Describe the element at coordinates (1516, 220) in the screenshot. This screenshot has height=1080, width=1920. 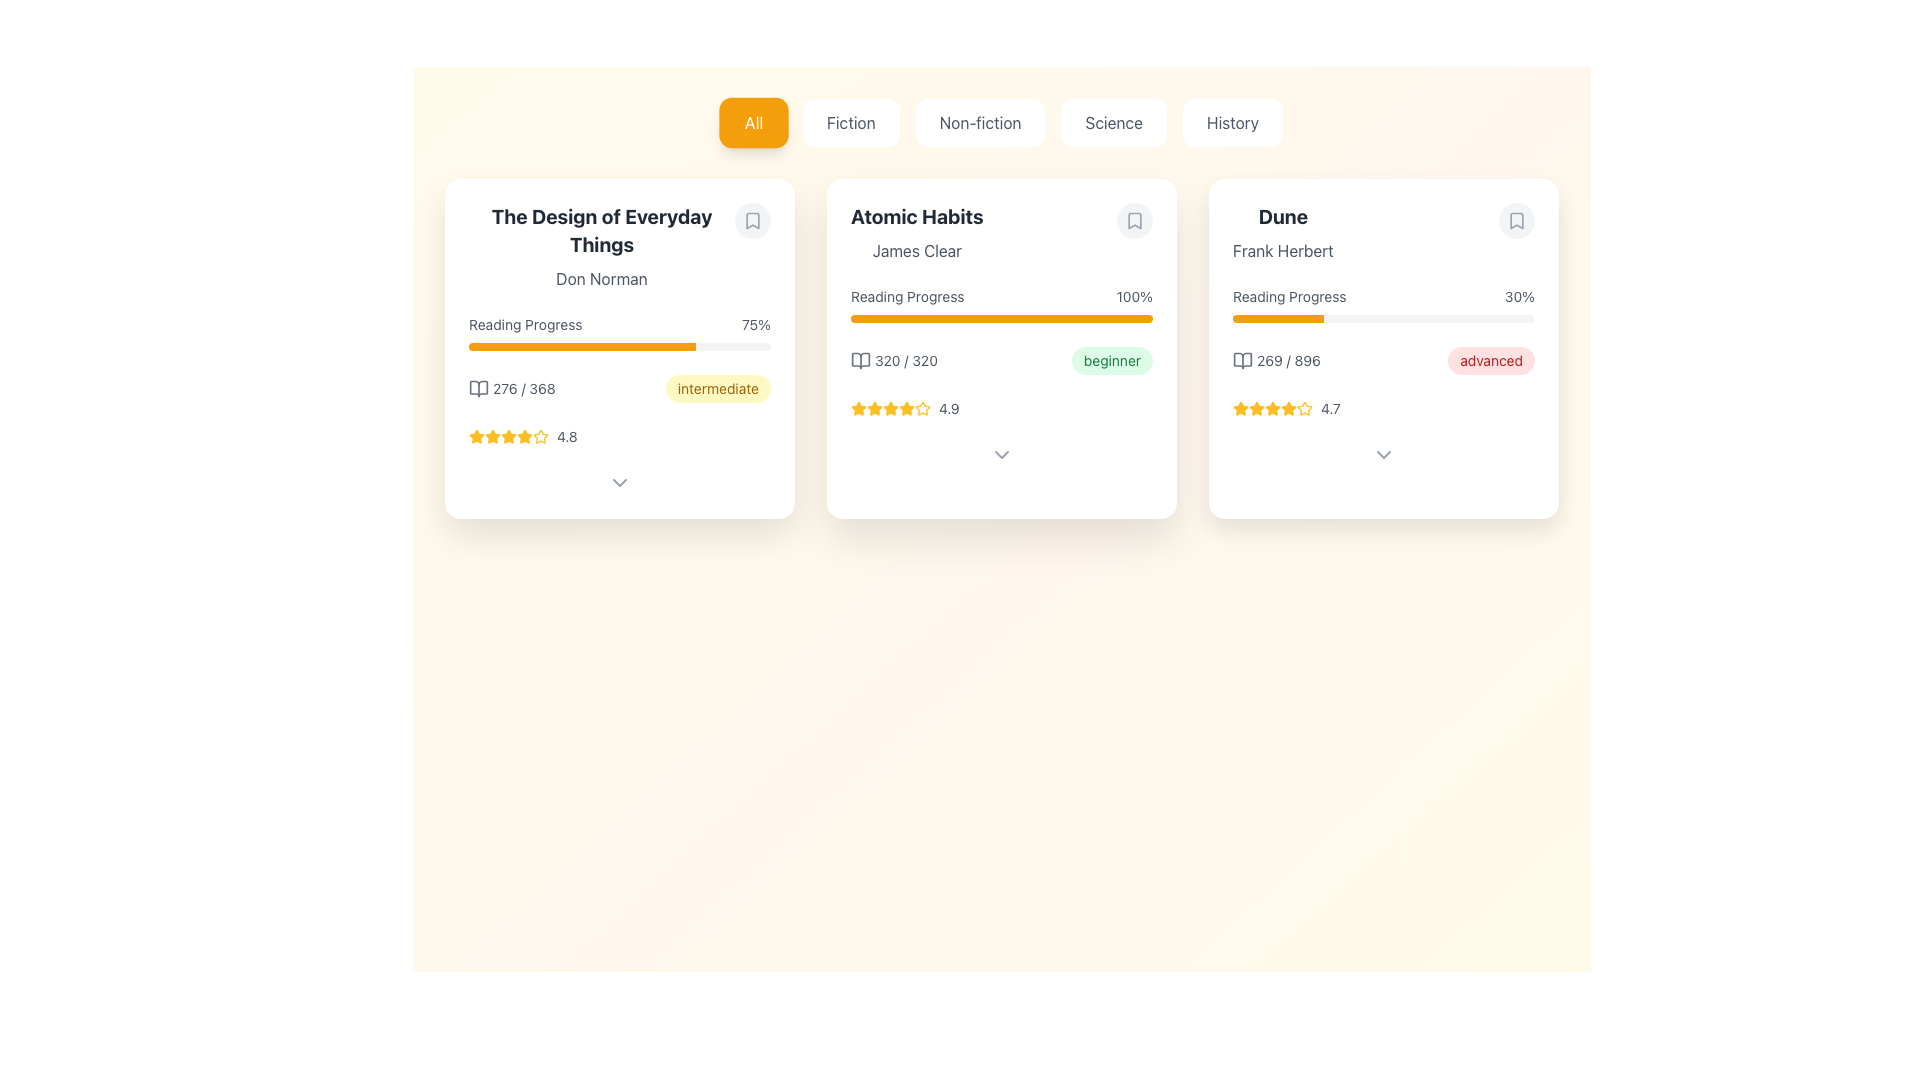
I see `the bookmark icon button located in the top-right corner of the 'Dune' card` at that location.